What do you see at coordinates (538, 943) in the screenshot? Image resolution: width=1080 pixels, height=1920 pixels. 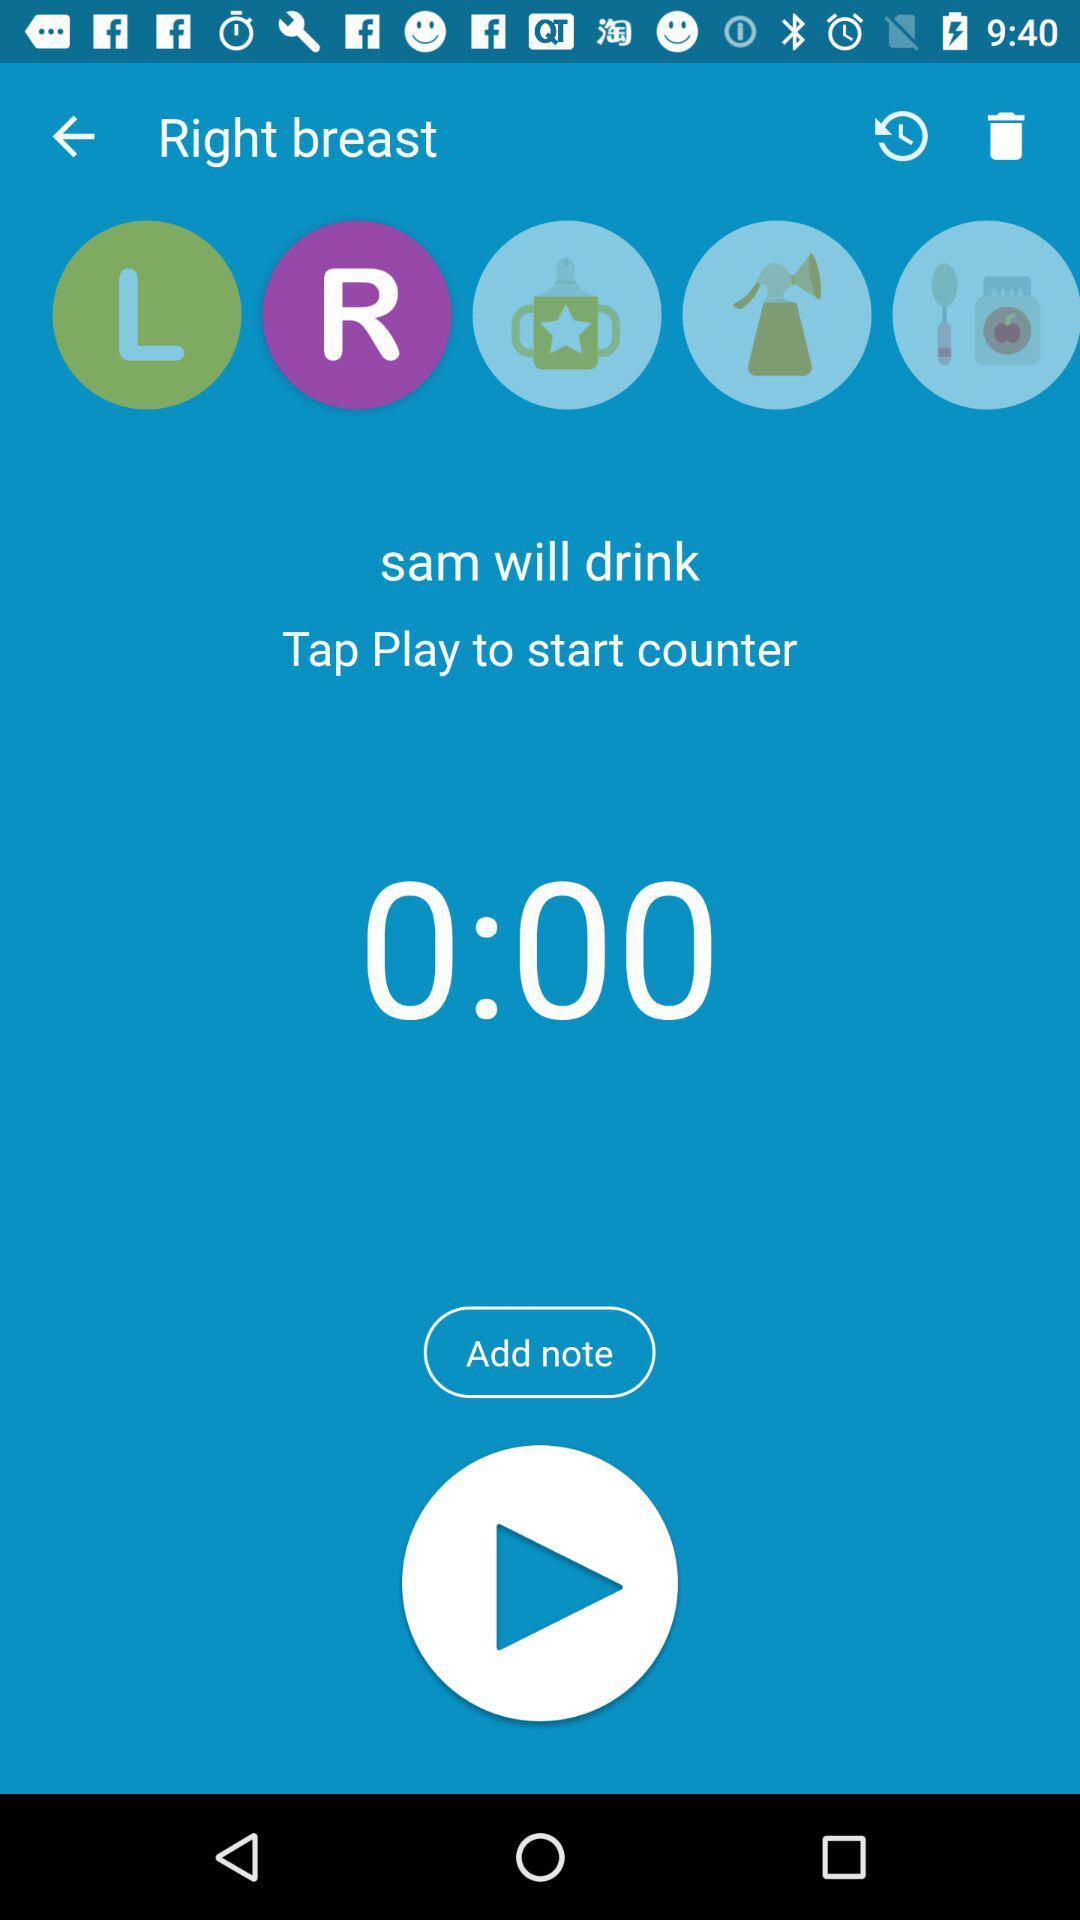 I see `0:00 item` at bounding box center [538, 943].